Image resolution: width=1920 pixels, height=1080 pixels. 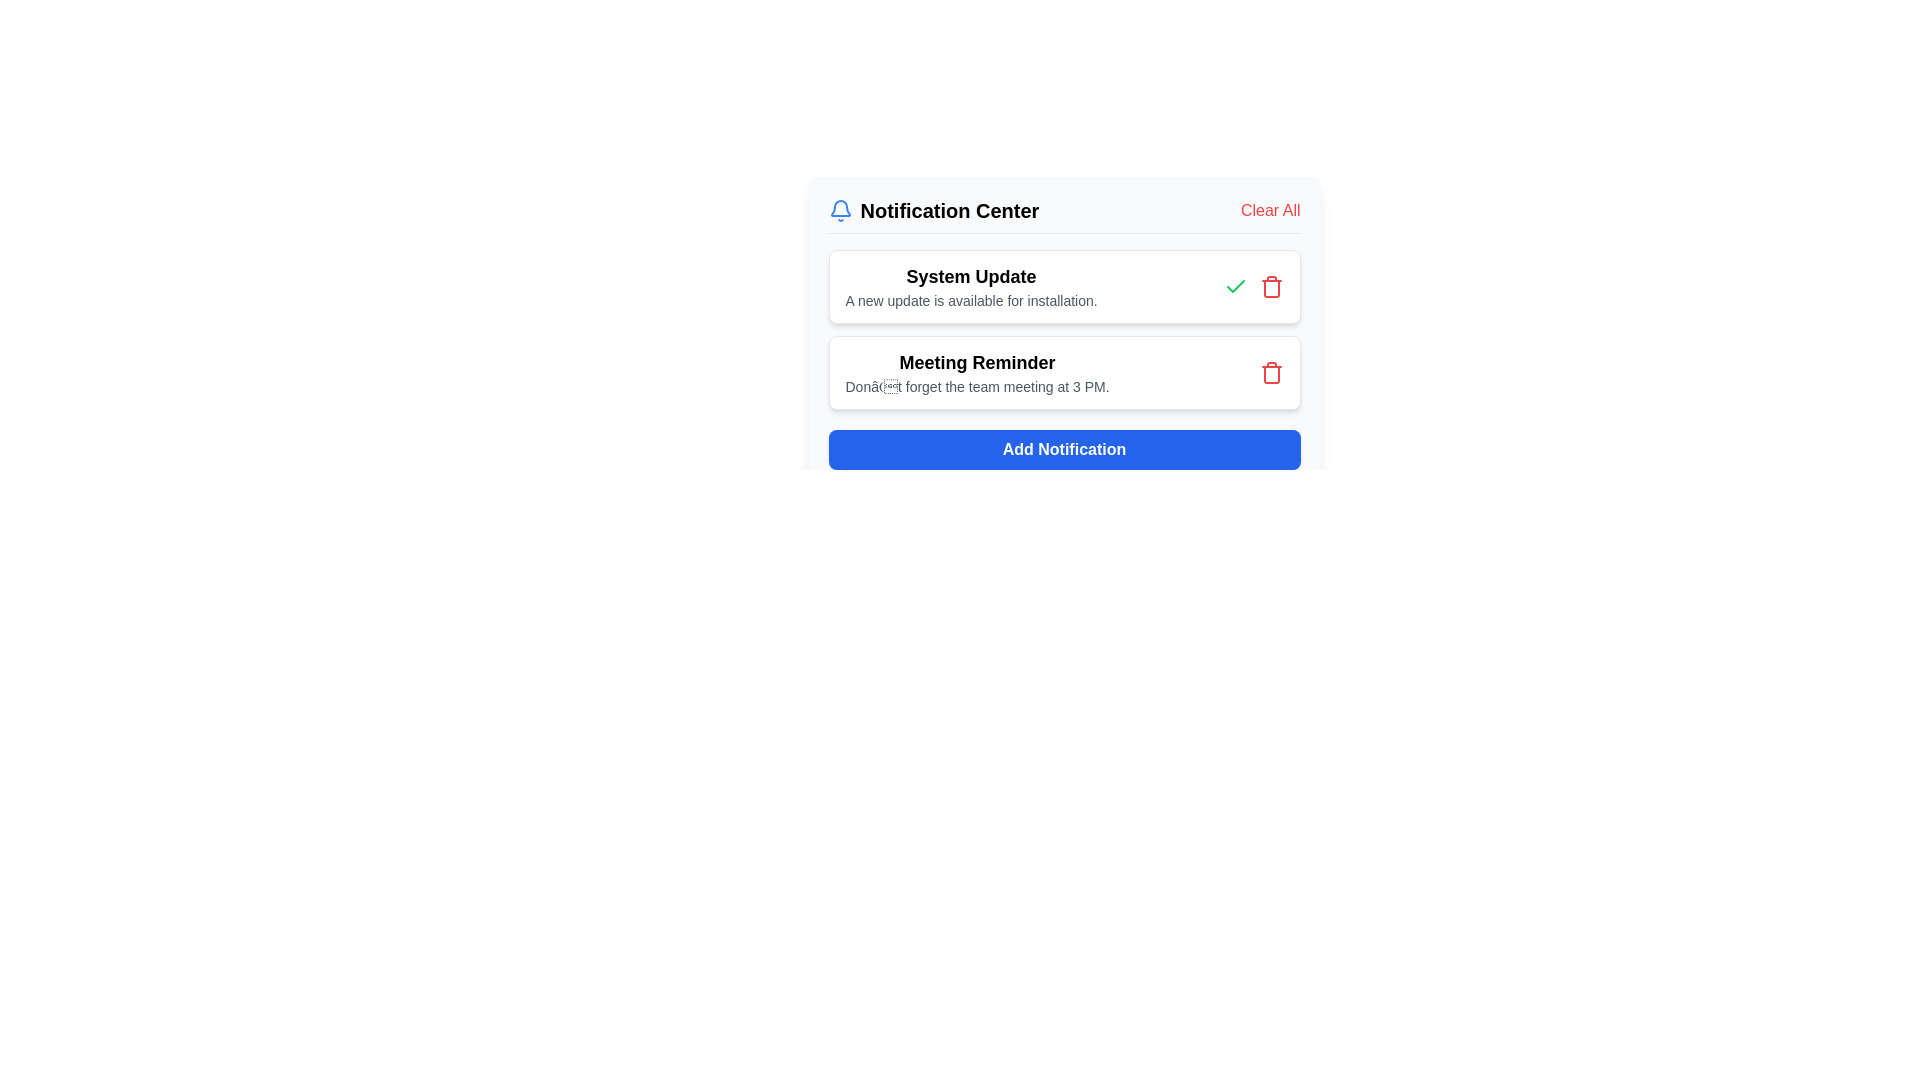 What do you see at coordinates (1063, 450) in the screenshot?
I see `the button located at the bottom of the notification panel` at bounding box center [1063, 450].